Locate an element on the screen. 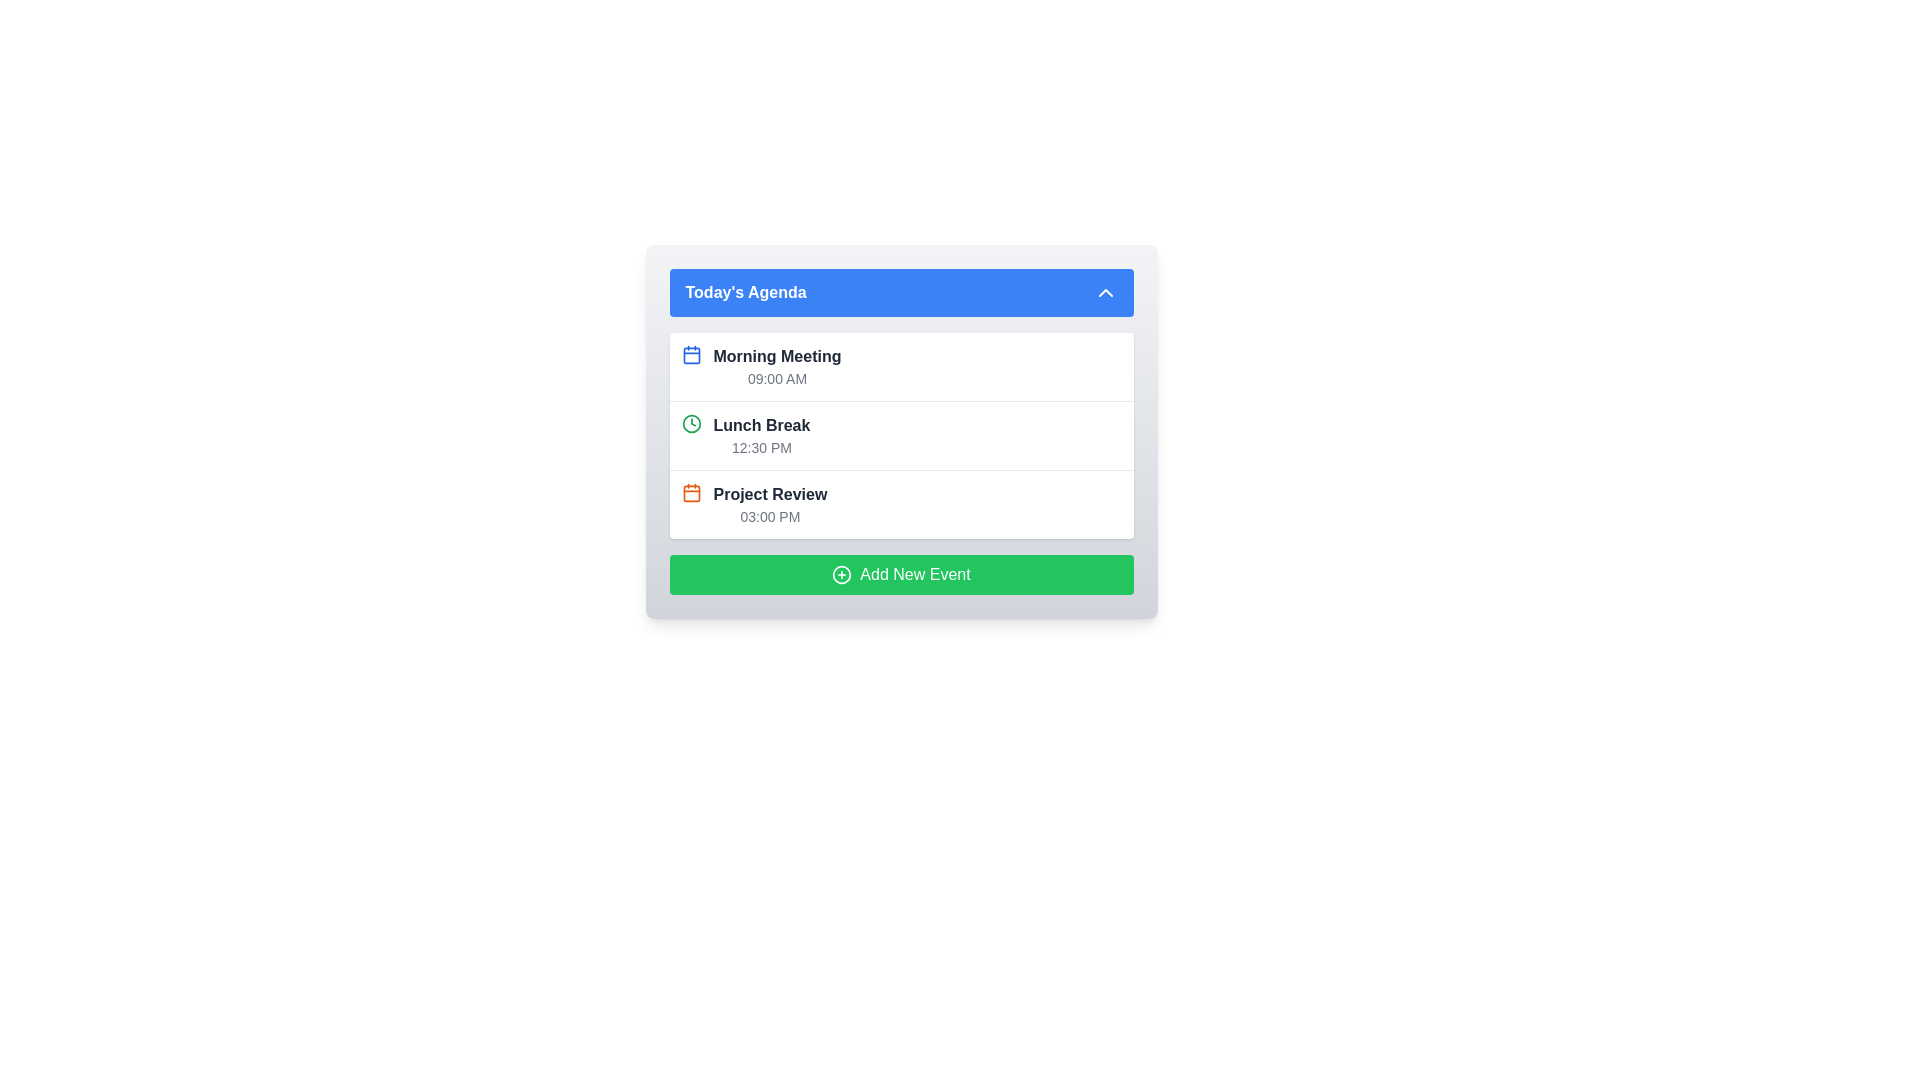 The width and height of the screenshot is (1920, 1080). text displayed in the 'Today's Agenda' Text Display element, which is prominently shown in bold white font on a blue rectangular background at the top of the card component is located at coordinates (745, 293).